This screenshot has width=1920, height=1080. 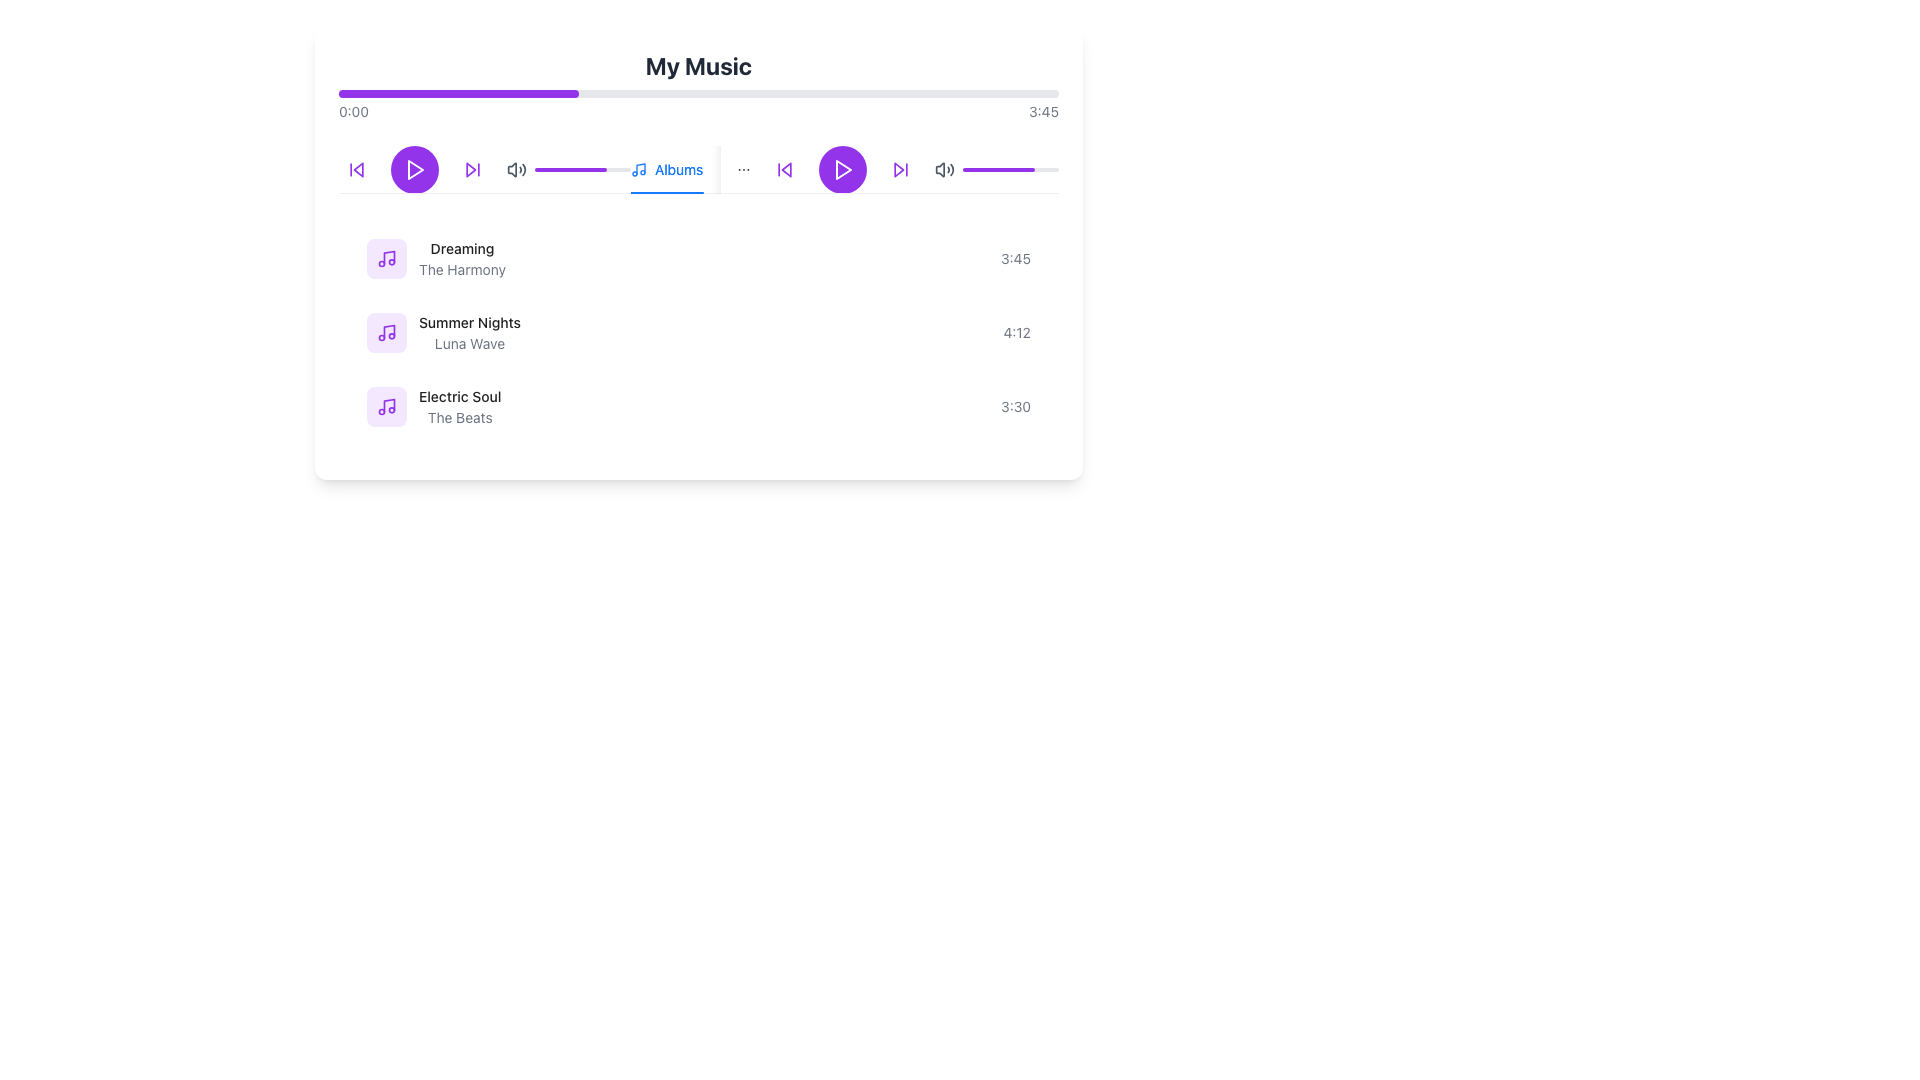 I want to click on the mute/unmute icon located in the top right corner of the audio player interface, so click(x=517, y=168).